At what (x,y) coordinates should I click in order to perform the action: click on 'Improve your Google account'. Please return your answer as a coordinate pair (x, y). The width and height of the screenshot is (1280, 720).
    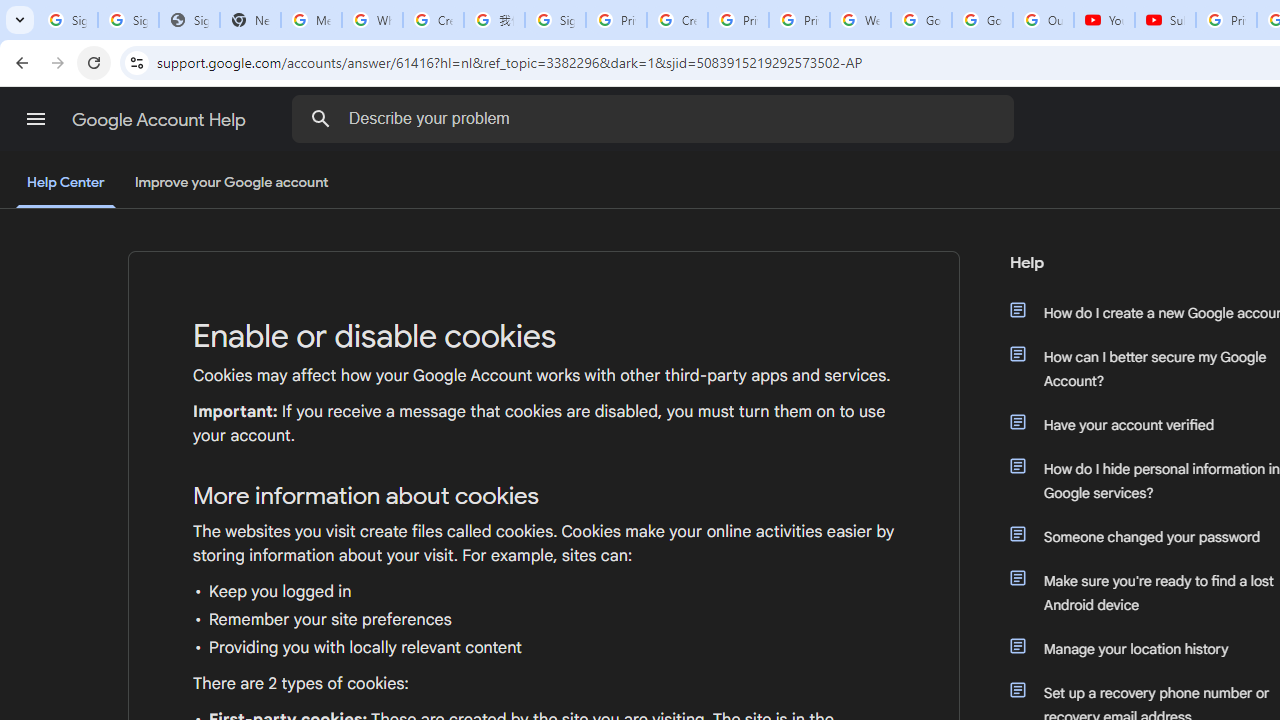
    Looking at the image, I should click on (231, 183).